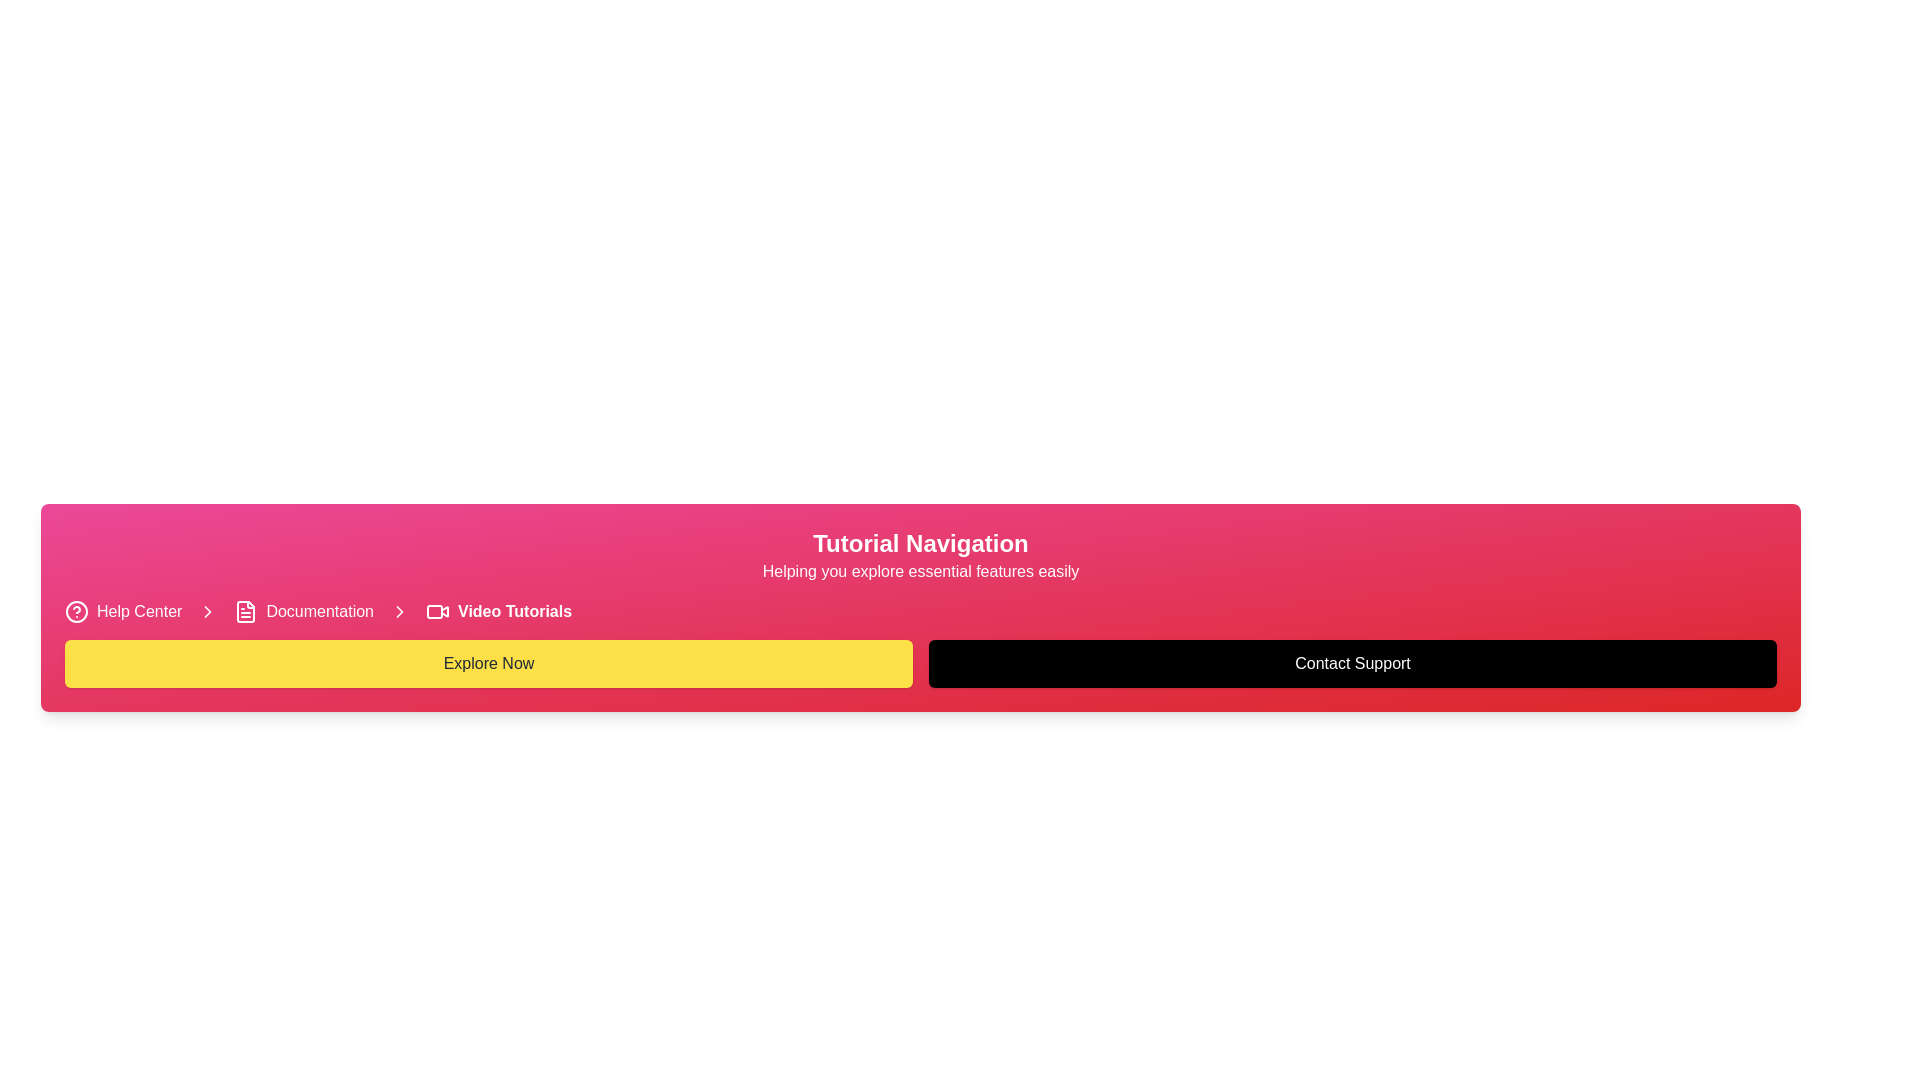 The height and width of the screenshot is (1080, 1920). What do you see at coordinates (208, 611) in the screenshot?
I see `the first right-chevron icon in the breadcrumb navigation interface, which separates 'Help Center' and 'Documentation'` at bounding box center [208, 611].